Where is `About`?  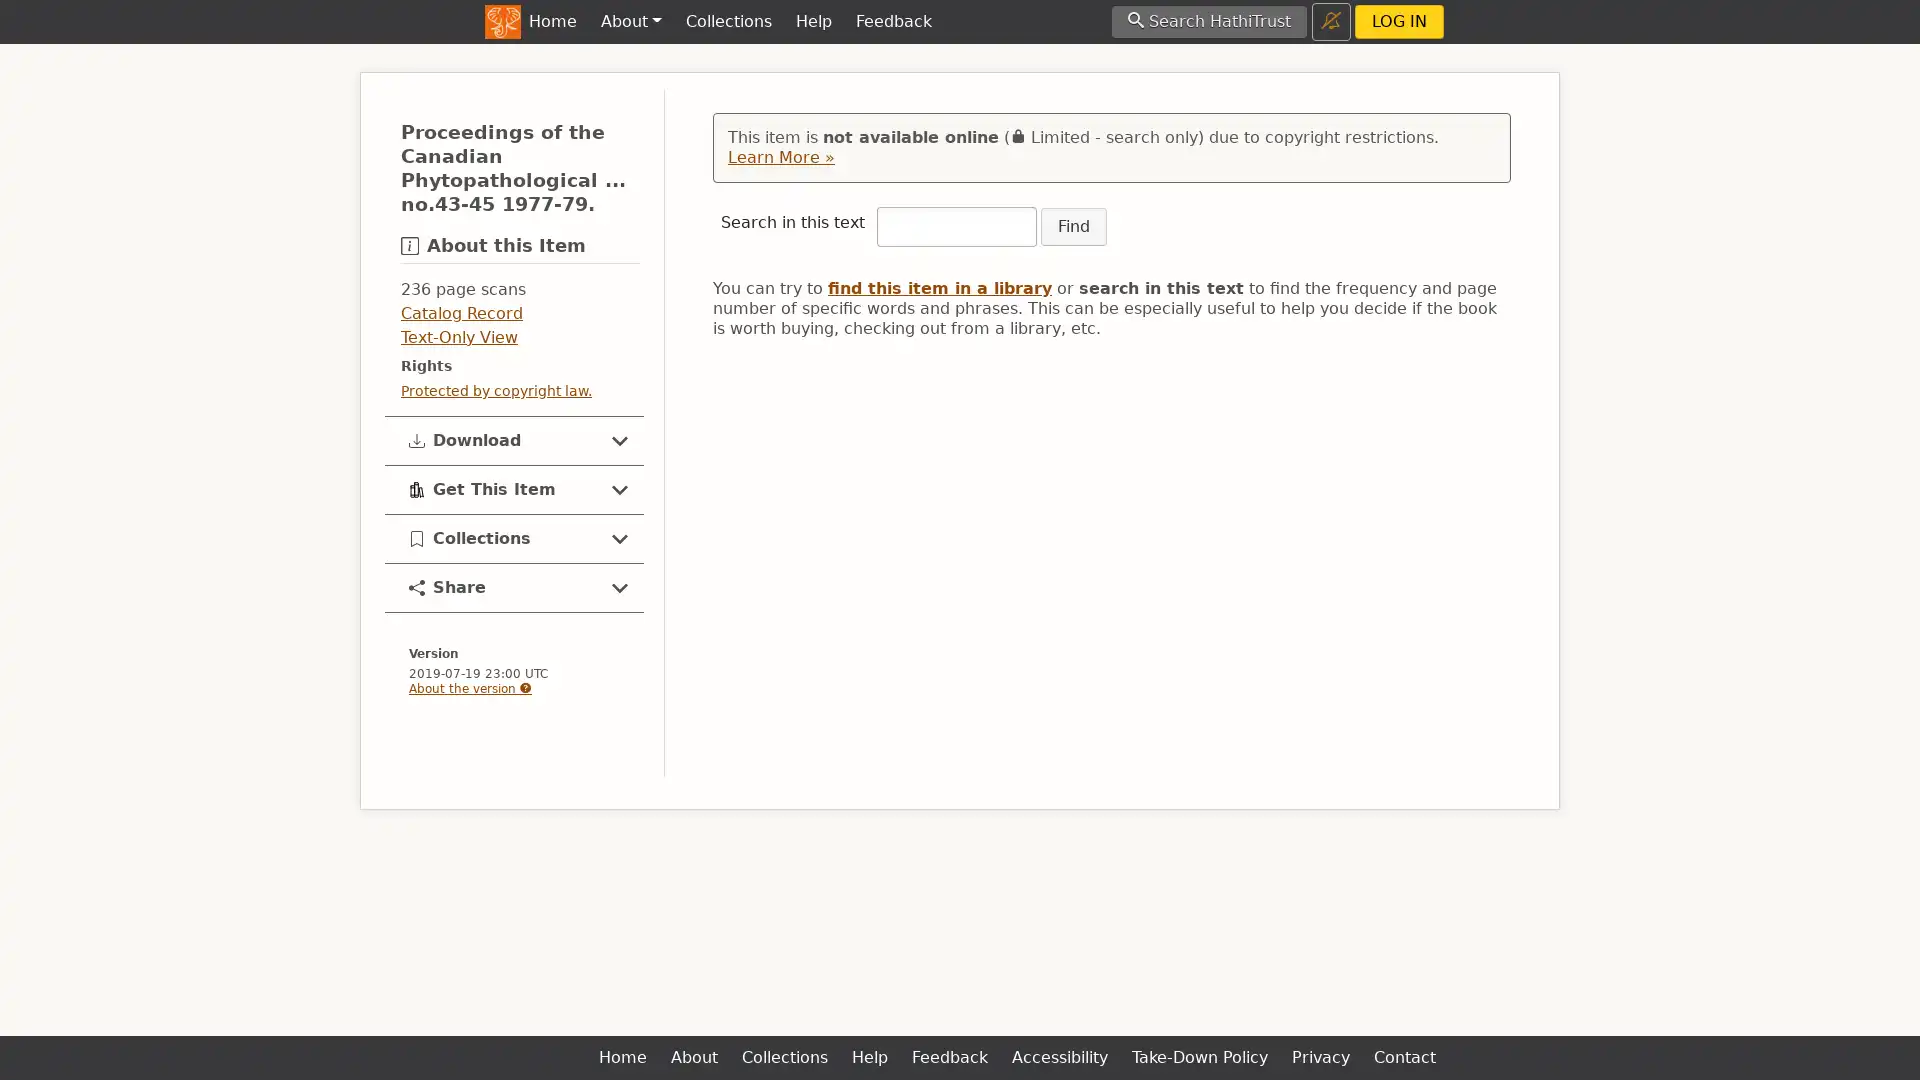 About is located at coordinates (629, 22).